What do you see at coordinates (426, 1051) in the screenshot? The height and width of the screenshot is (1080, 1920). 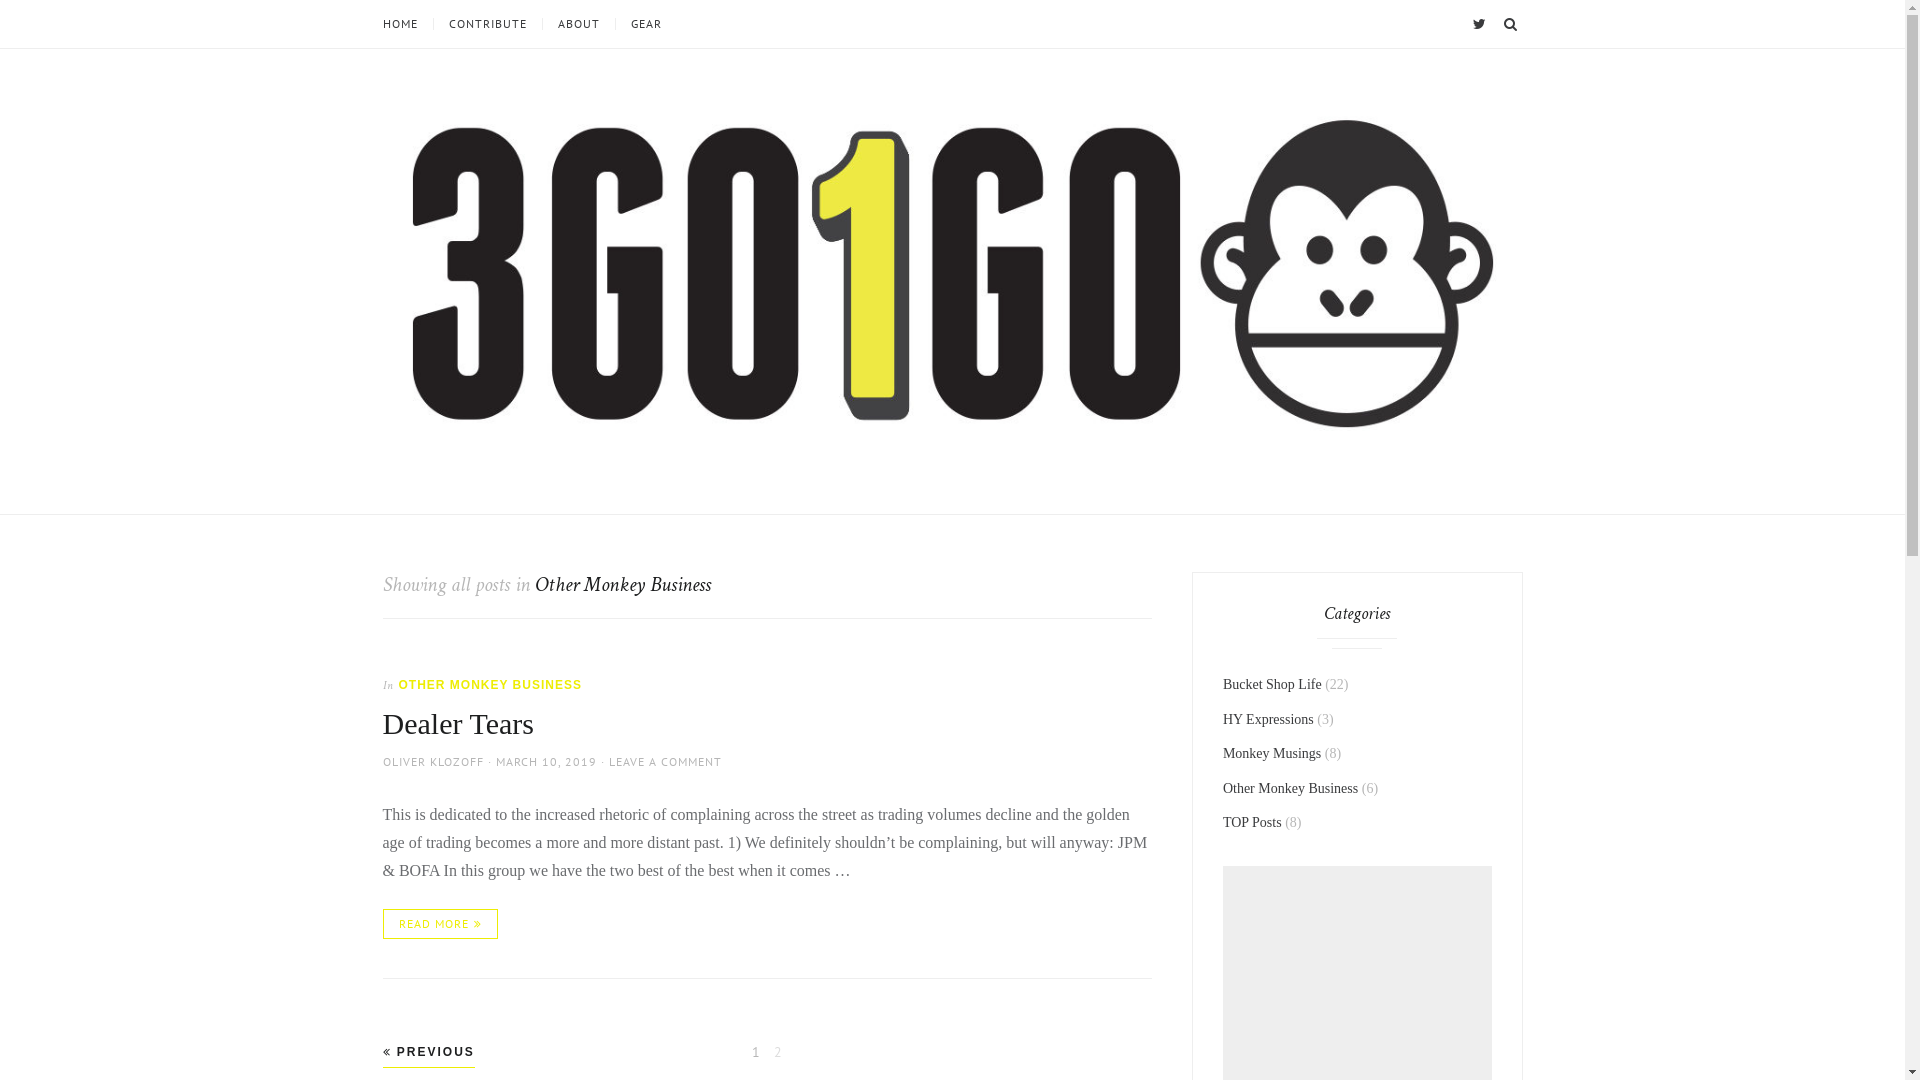 I see `'PREVIOUS'` at bounding box center [426, 1051].